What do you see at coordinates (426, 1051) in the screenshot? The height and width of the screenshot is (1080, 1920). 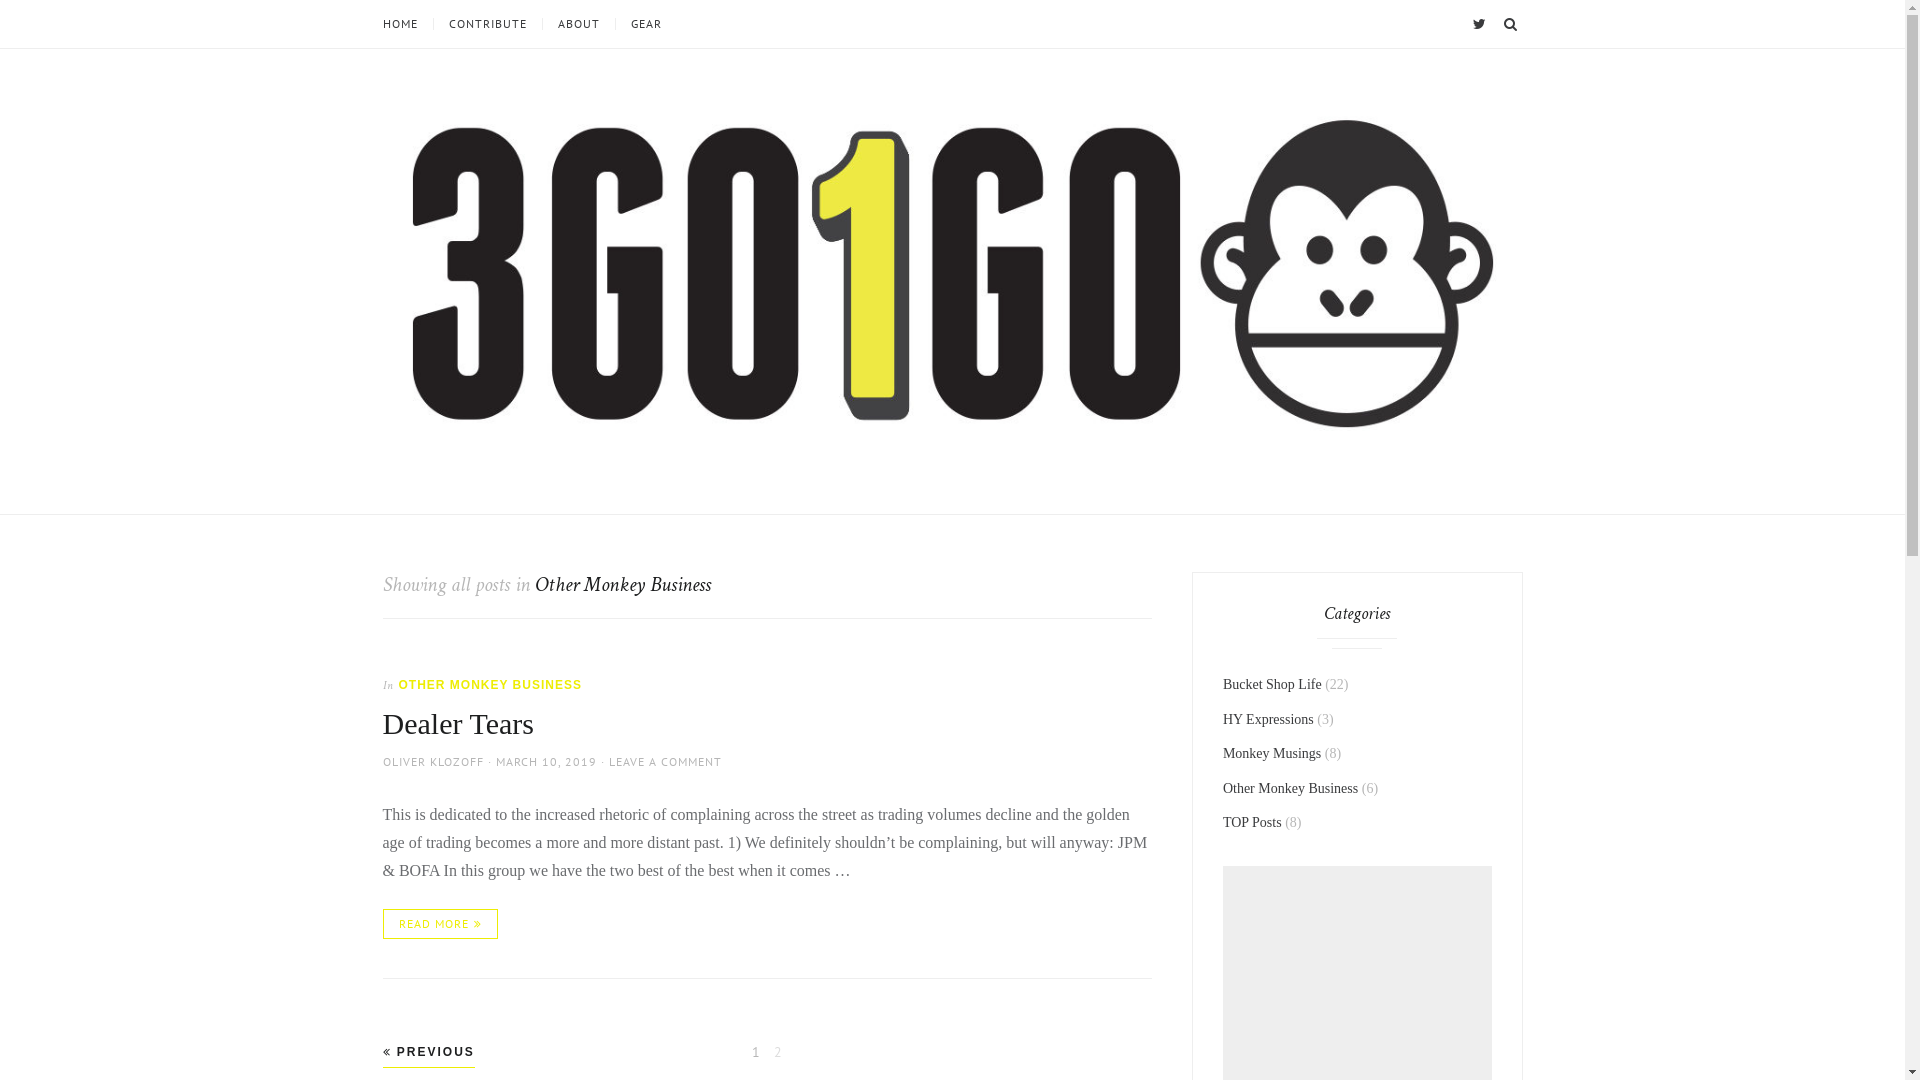 I see `'PREVIOUS'` at bounding box center [426, 1051].